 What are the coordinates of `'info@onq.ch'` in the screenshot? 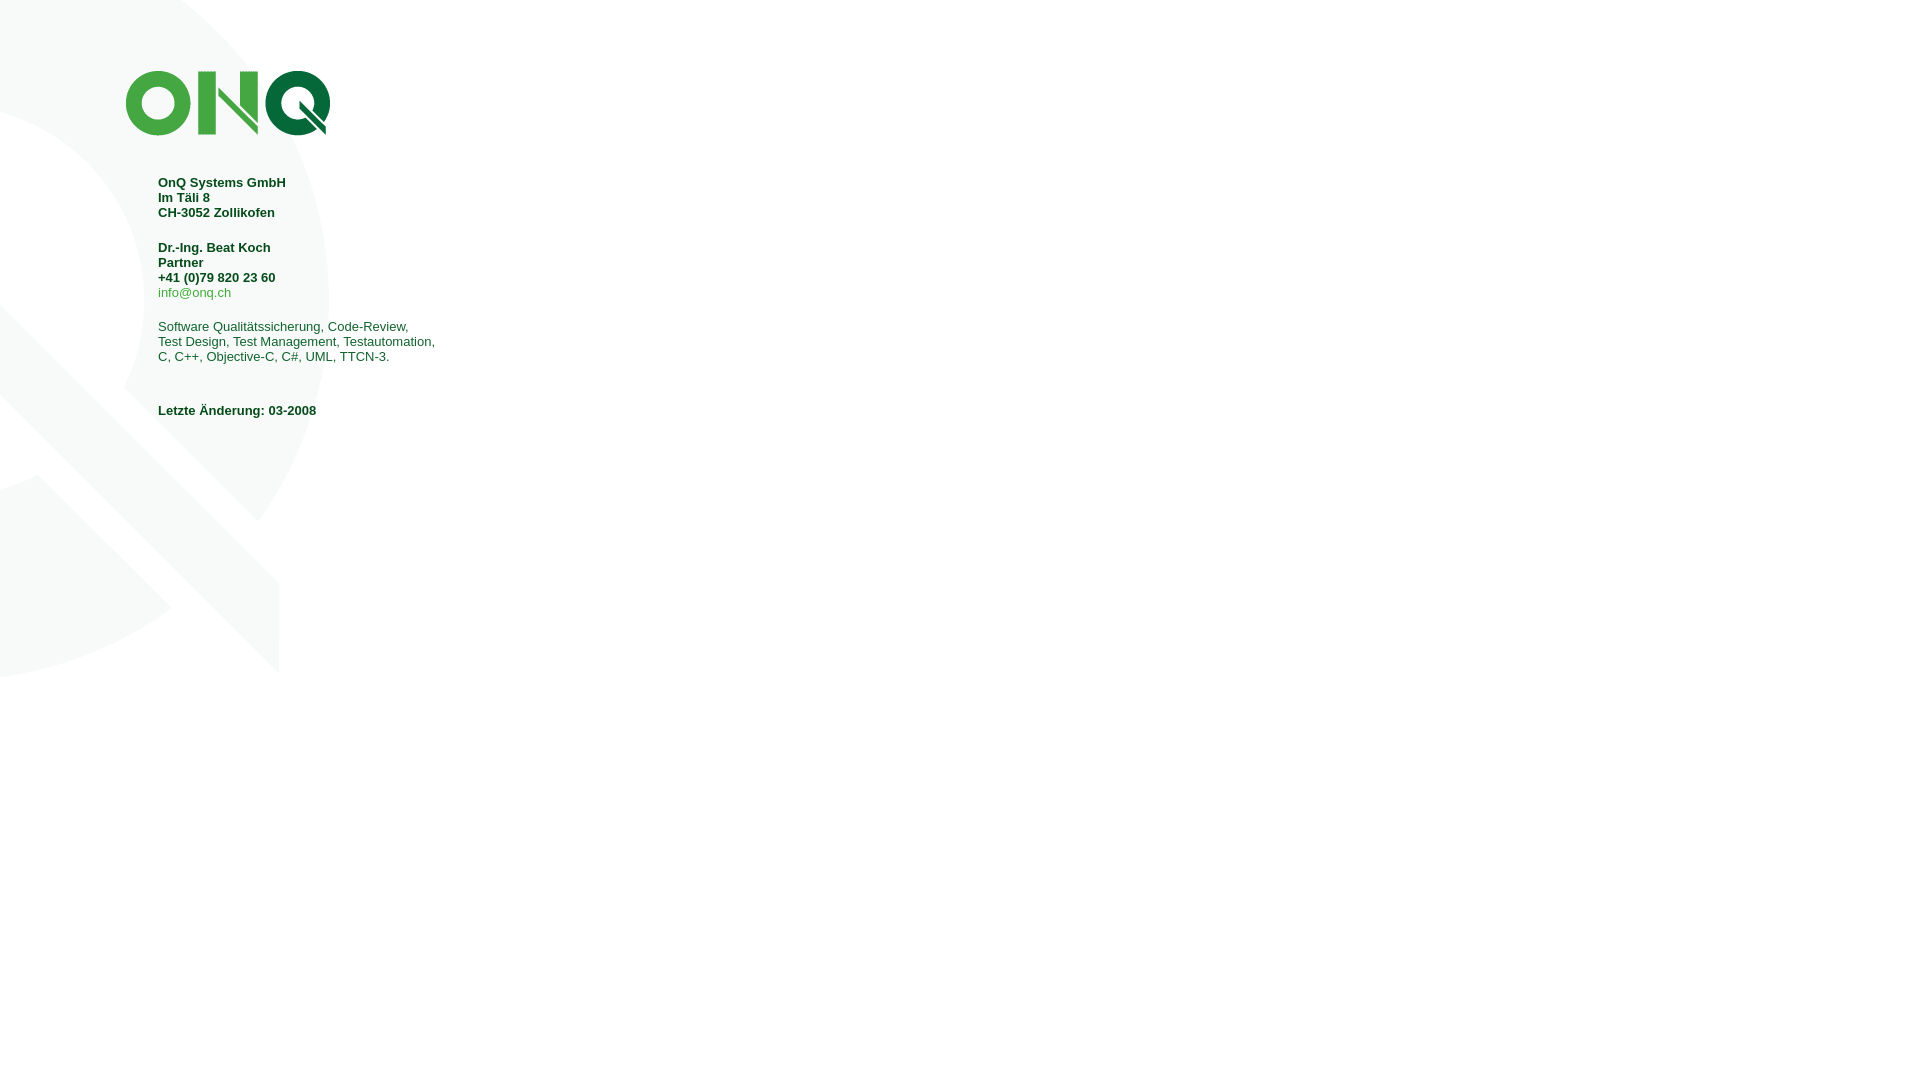 It's located at (157, 291).